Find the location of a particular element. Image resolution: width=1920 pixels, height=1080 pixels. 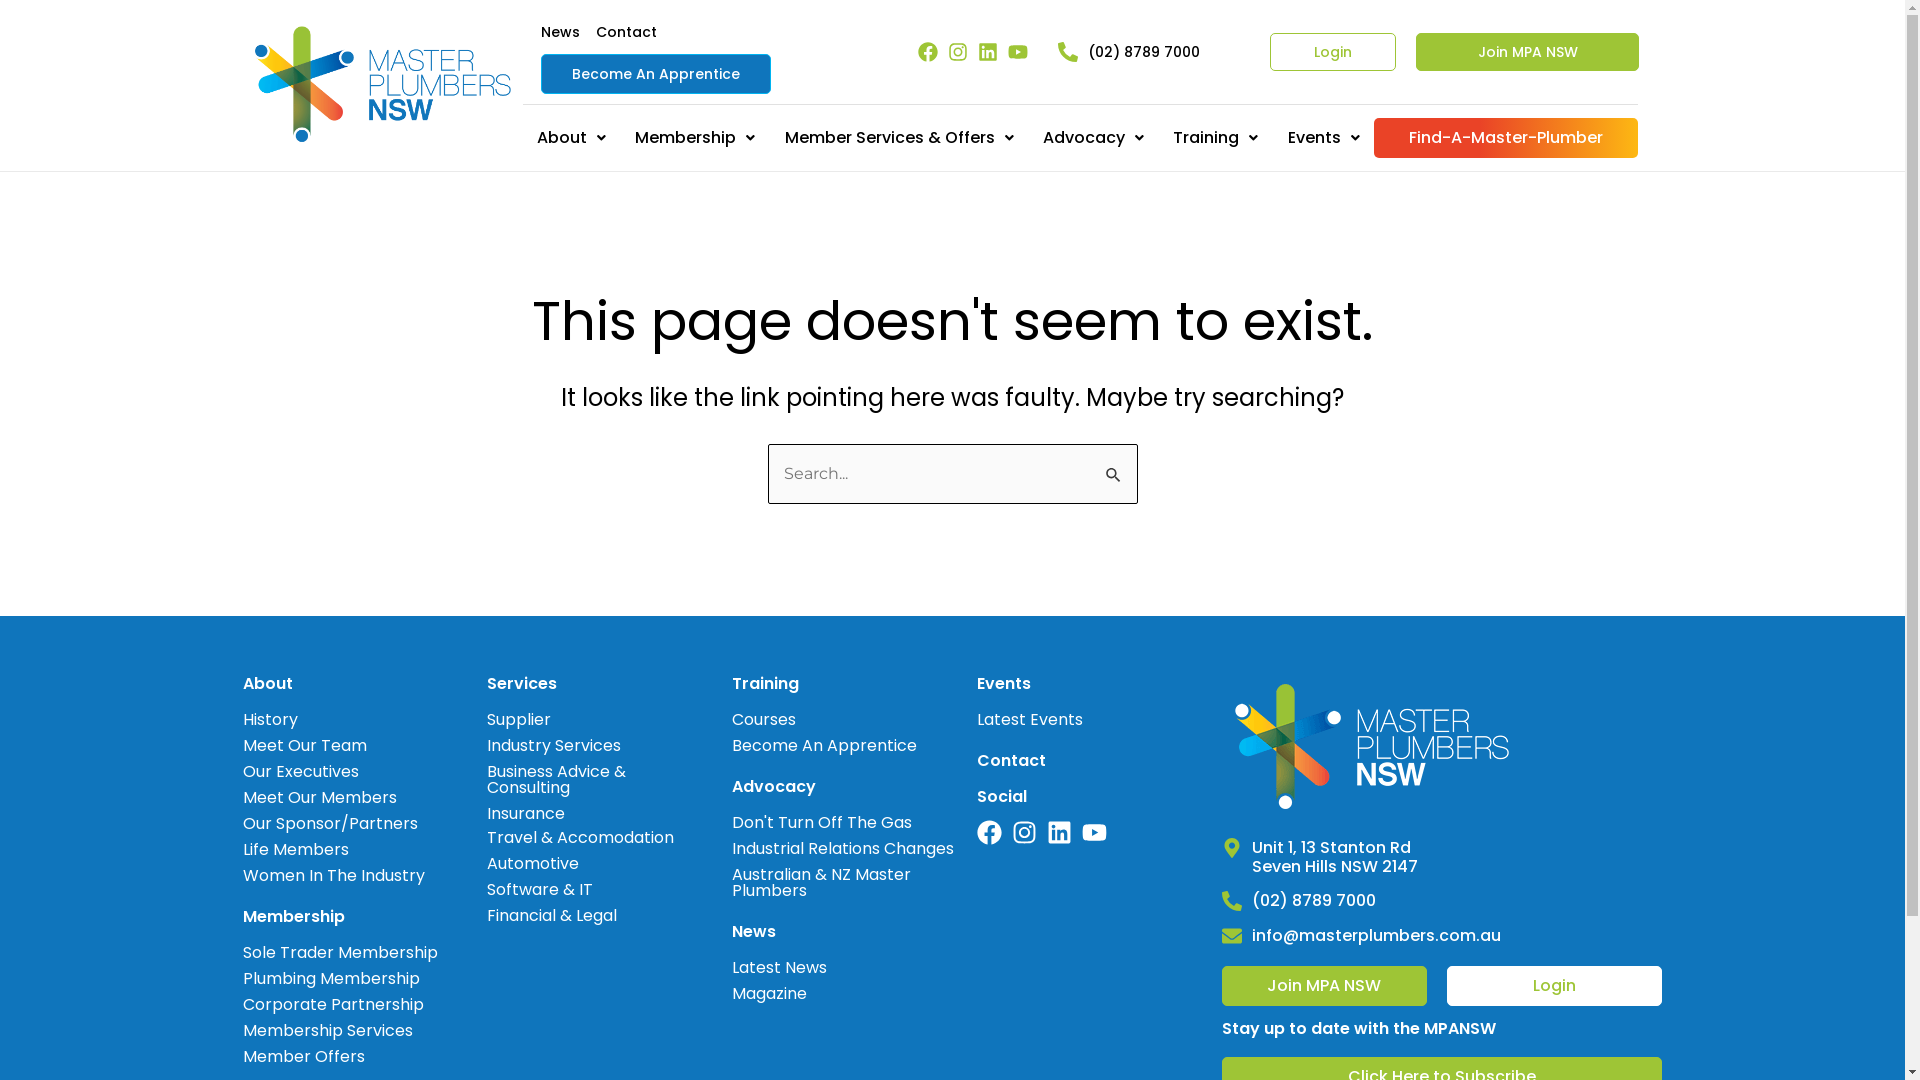

'Don't Turn Off The Gas' is located at coordinates (844, 822).